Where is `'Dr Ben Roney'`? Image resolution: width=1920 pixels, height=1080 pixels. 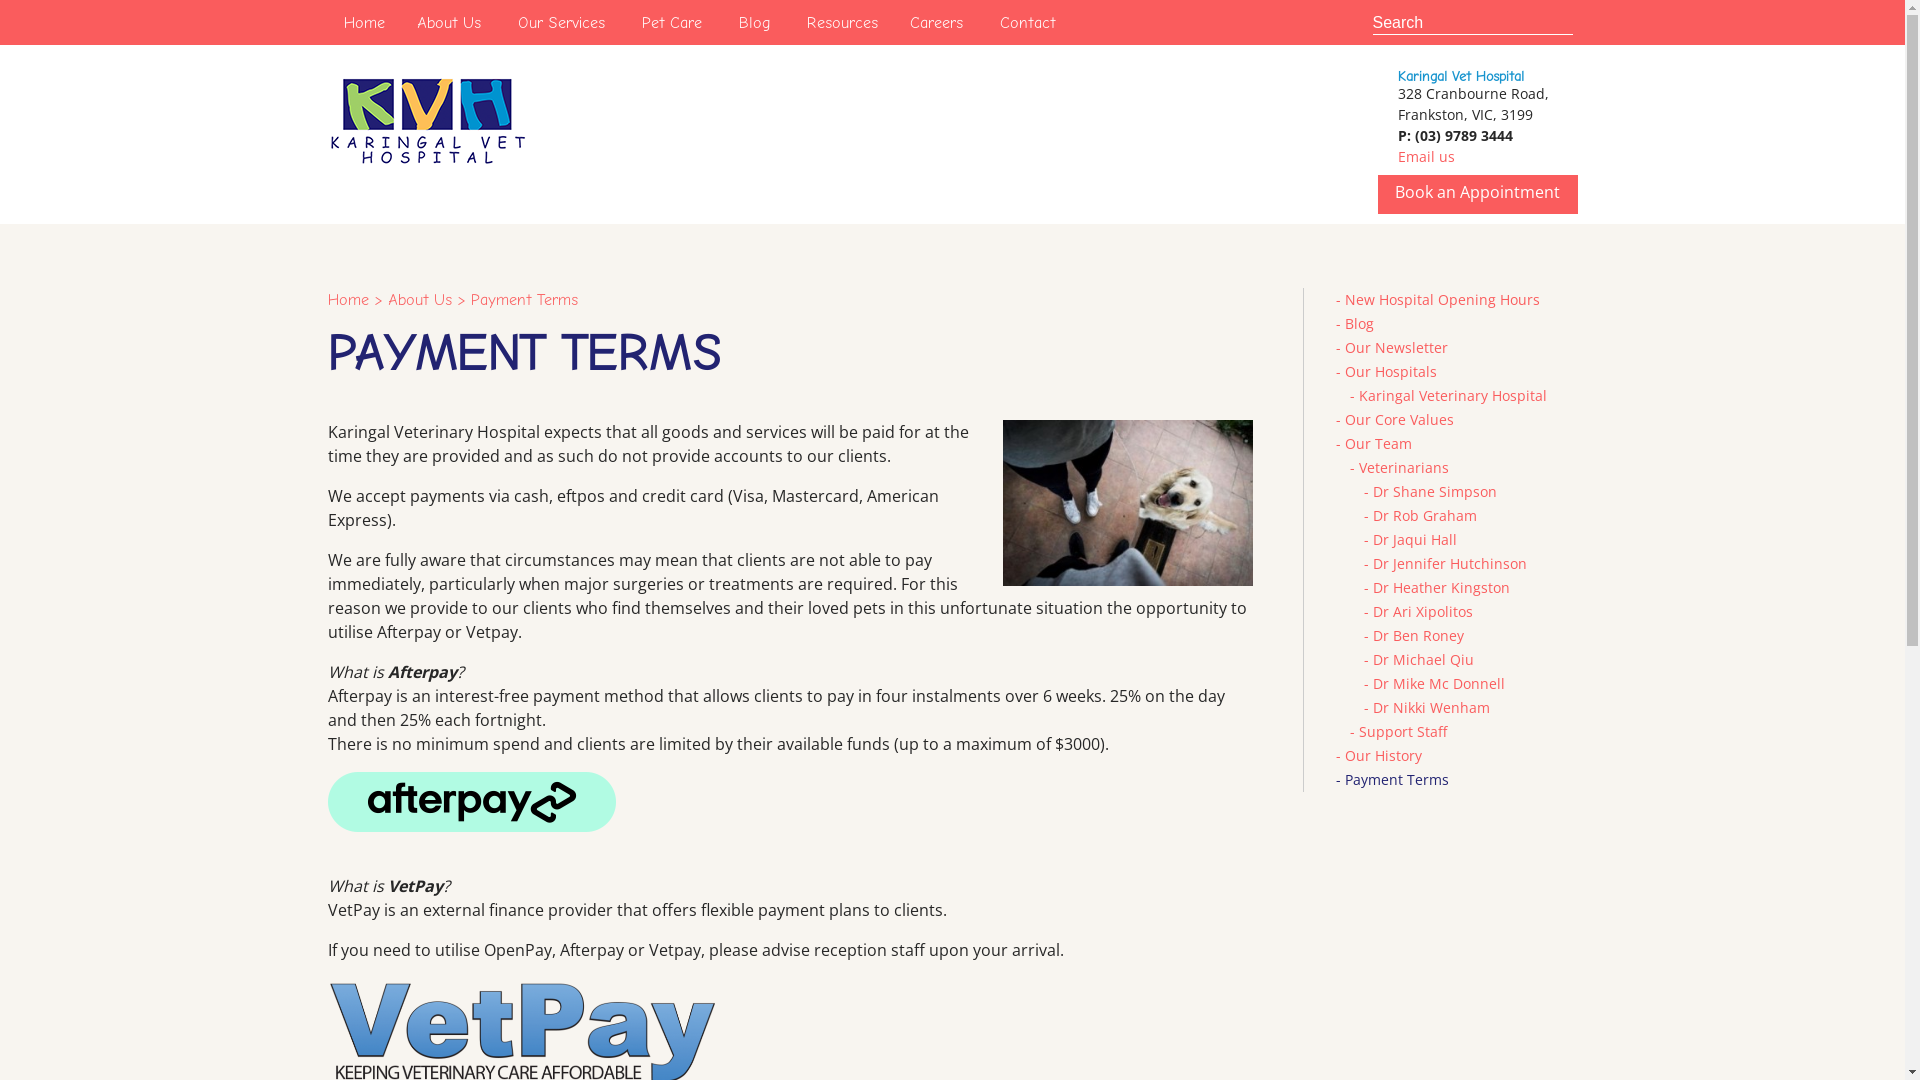
'Dr Ben Roney' is located at coordinates (1416, 635).